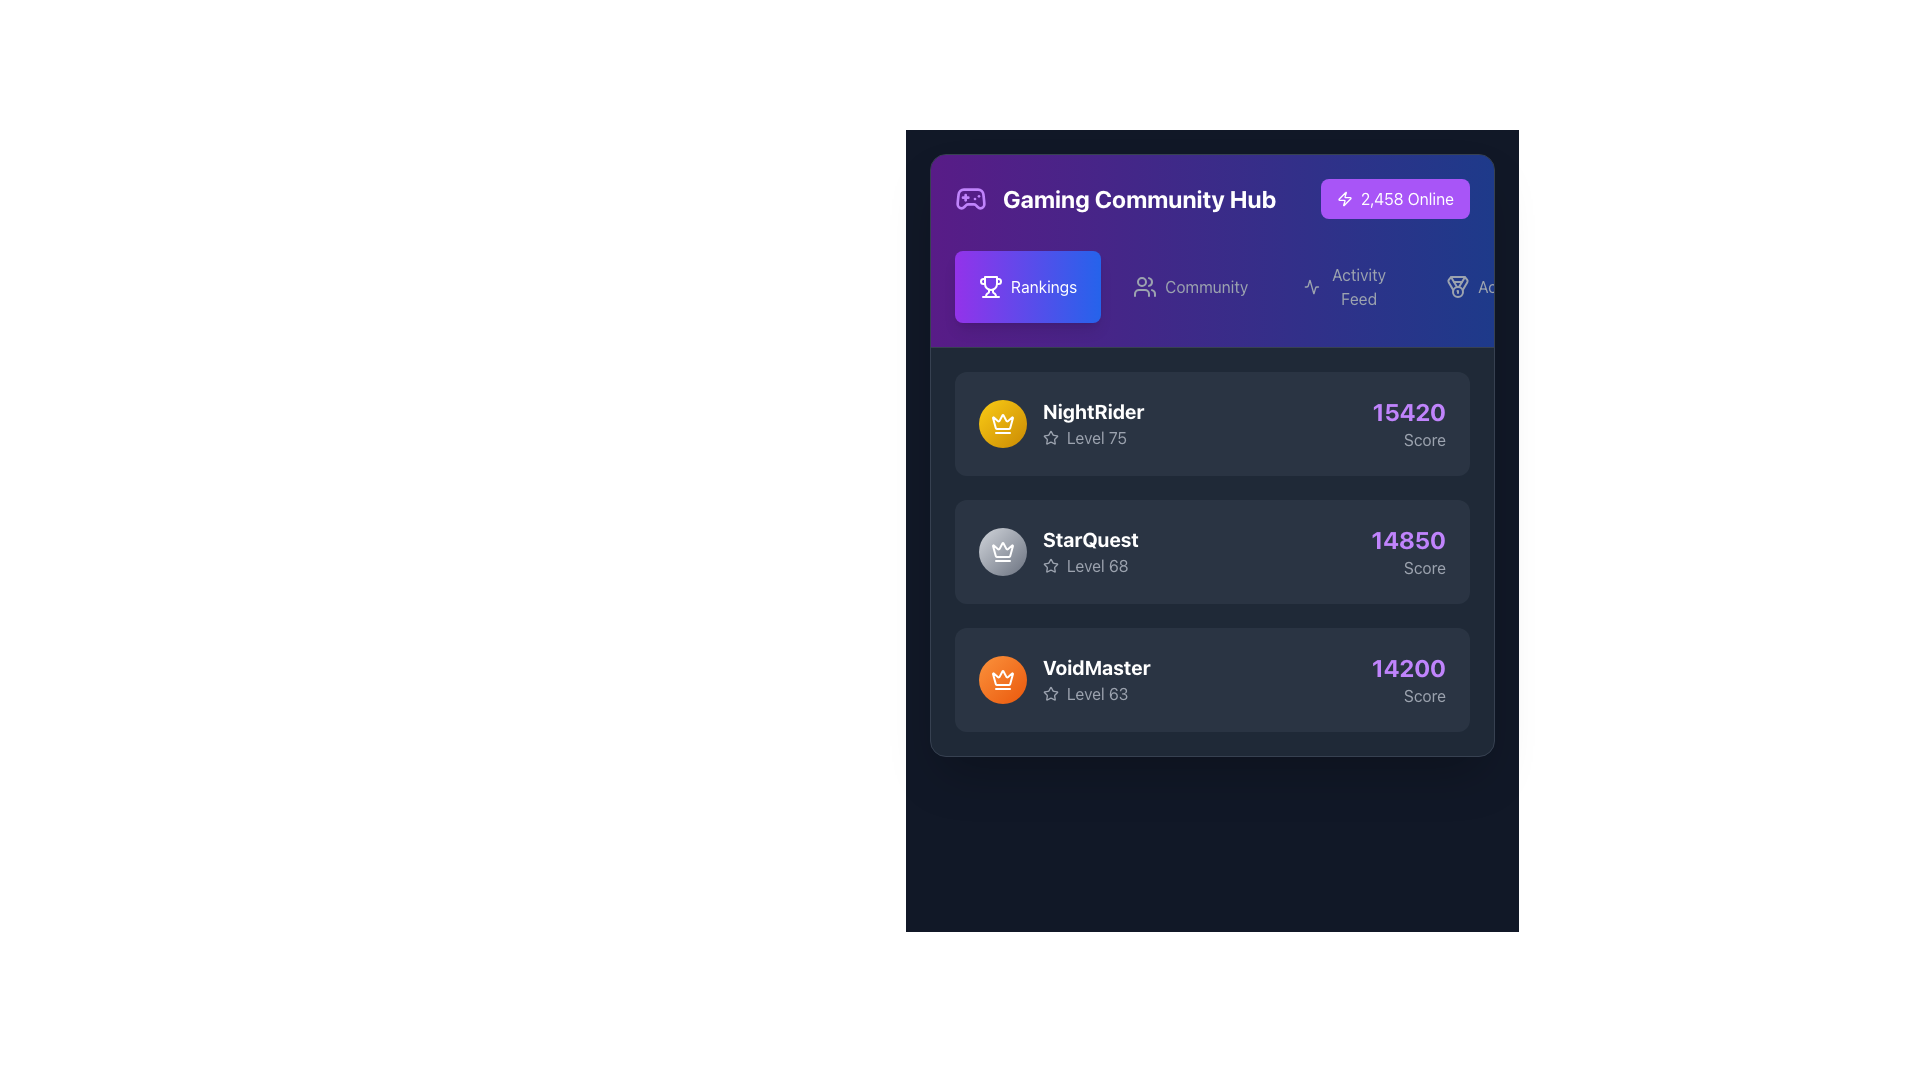 Image resolution: width=1920 pixels, height=1080 pixels. I want to click on the 'Activity Feed' button, which is the third button in the horizontal navigation bar located at the top of the interface, so click(1347, 286).